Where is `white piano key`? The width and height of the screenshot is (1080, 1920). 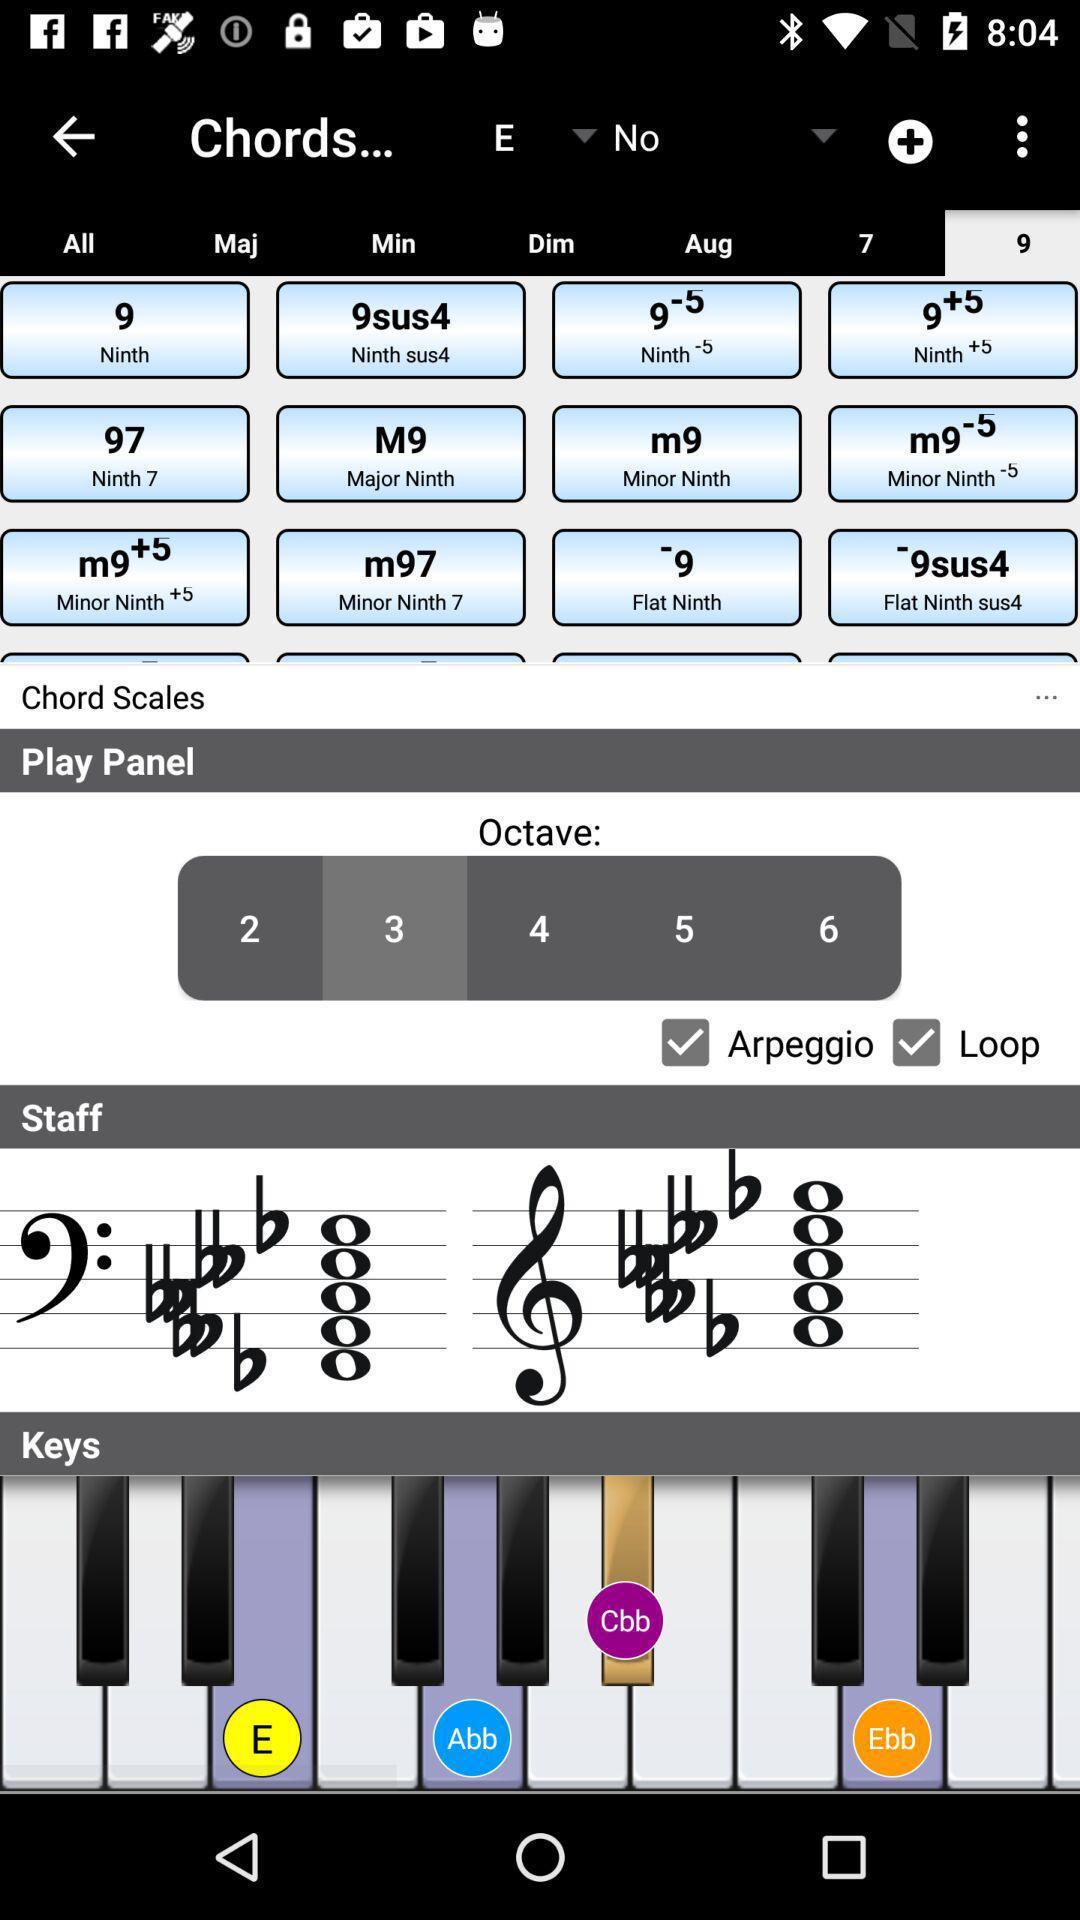 white piano key is located at coordinates (1063, 1633).